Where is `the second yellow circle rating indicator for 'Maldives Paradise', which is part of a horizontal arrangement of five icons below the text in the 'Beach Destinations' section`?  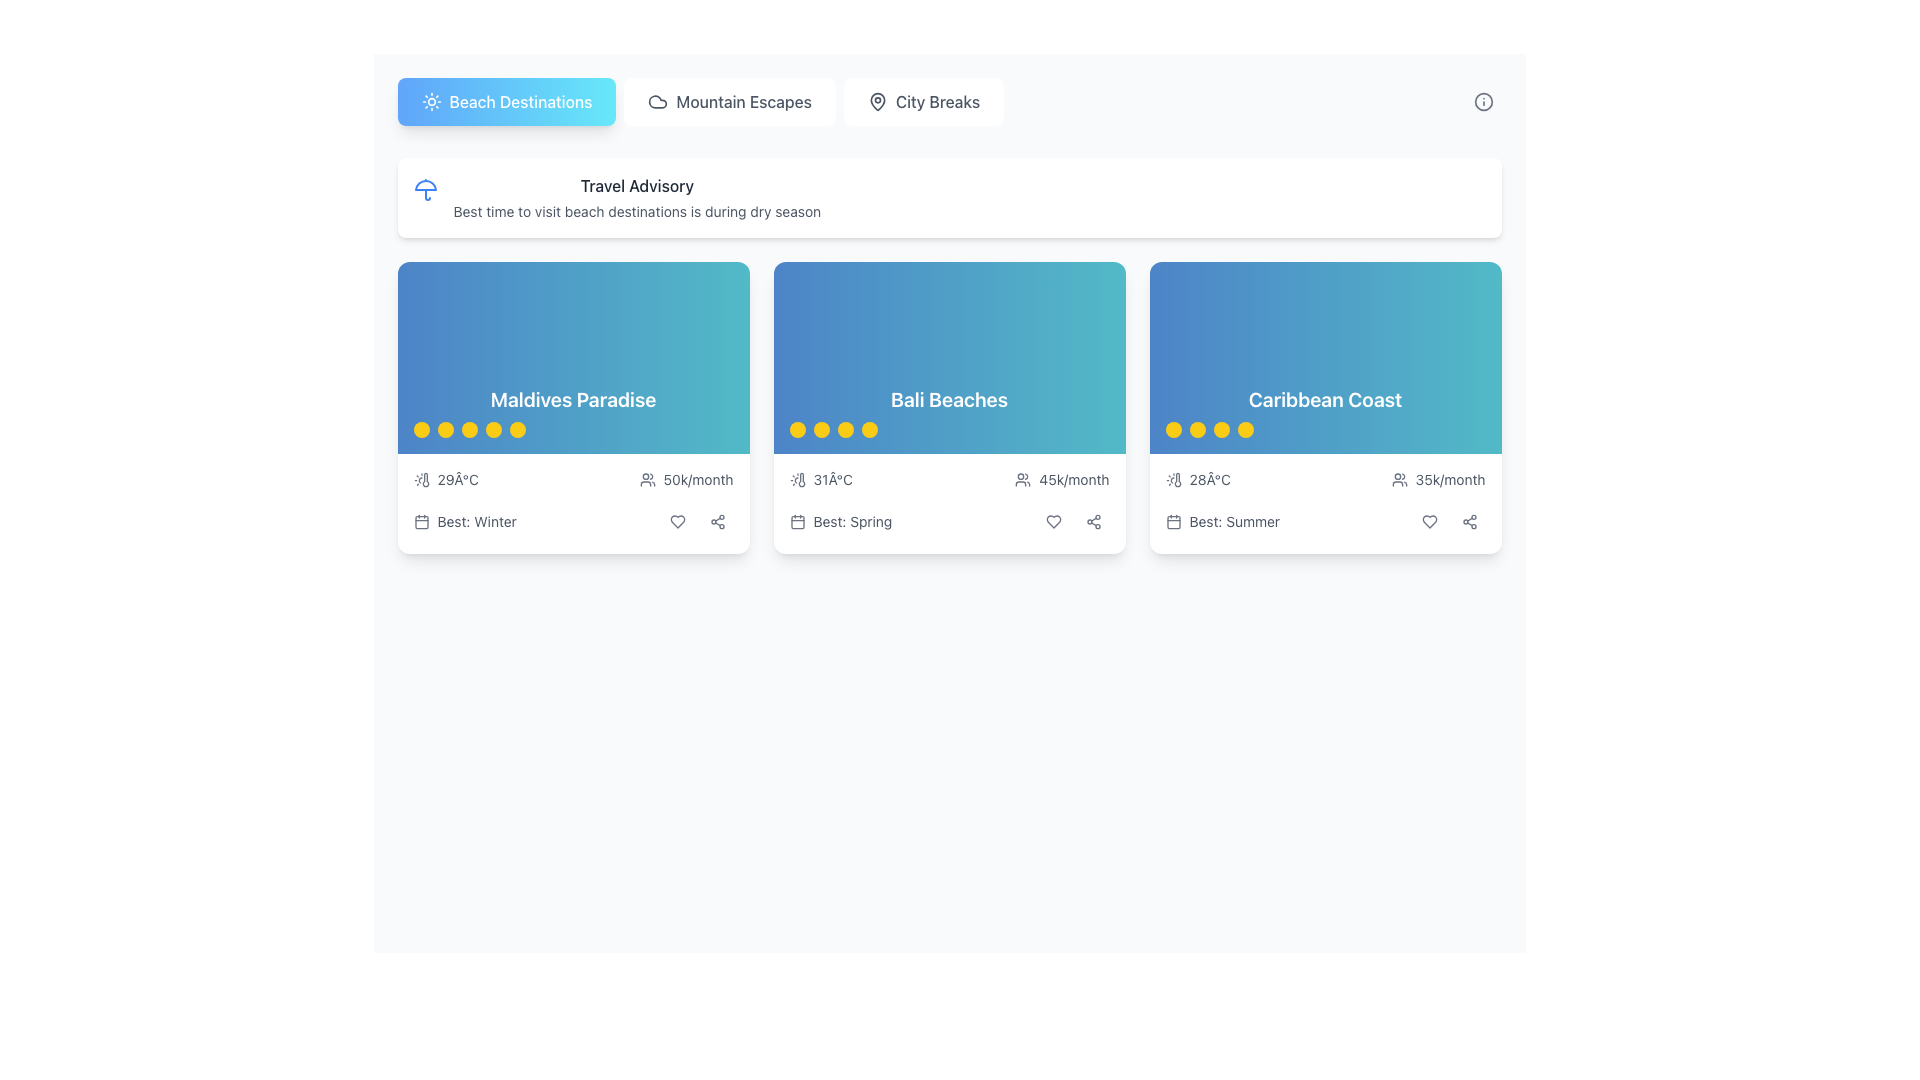
the second yellow circle rating indicator for 'Maldives Paradise', which is part of a horizontal arrangement of five icons below the text in the 'Beach Destinations' section is located at coordinates (444, 428).